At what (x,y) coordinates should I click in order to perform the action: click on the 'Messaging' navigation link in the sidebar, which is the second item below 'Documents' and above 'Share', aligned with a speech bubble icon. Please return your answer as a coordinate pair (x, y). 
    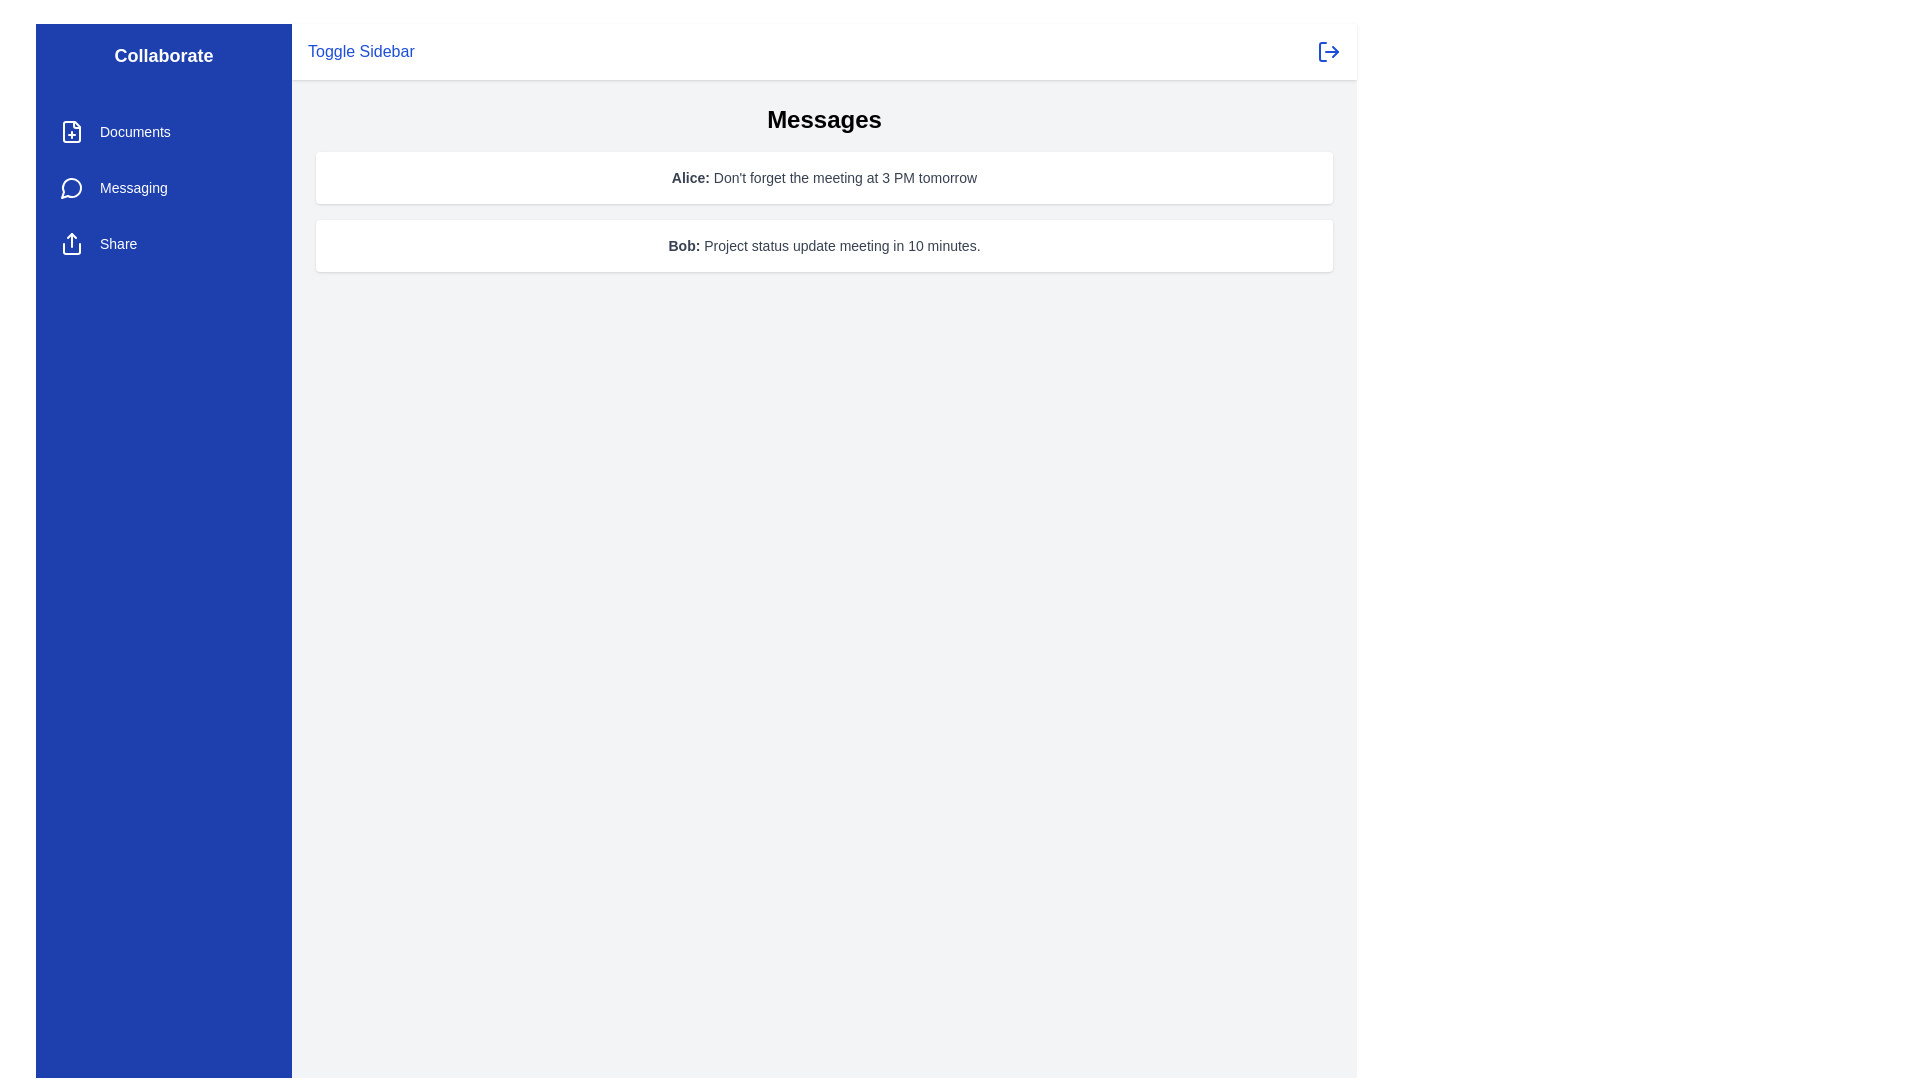
    Looking at the image, I should click on (132, 188).